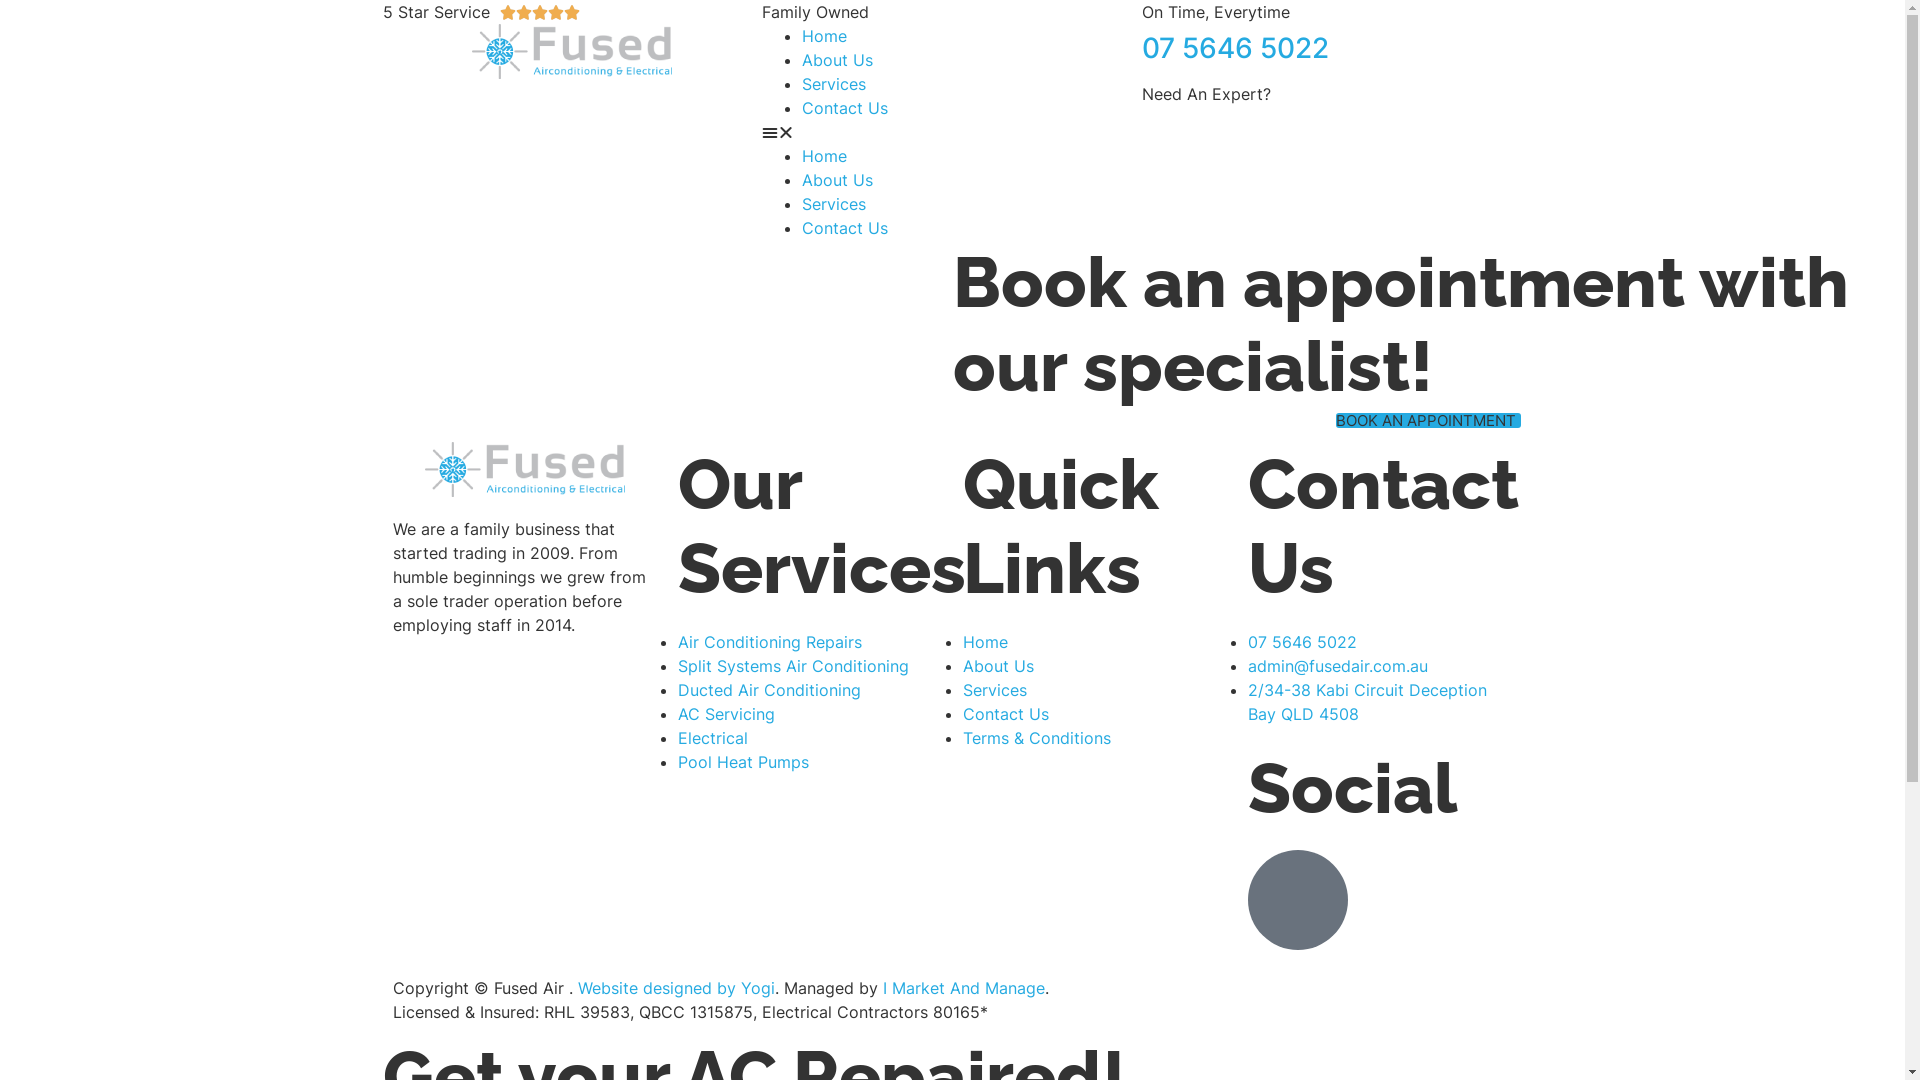 The width and height of the screenshot is (1920, 1080). I want to click on 'I Market And Manage', so click(963, 986).